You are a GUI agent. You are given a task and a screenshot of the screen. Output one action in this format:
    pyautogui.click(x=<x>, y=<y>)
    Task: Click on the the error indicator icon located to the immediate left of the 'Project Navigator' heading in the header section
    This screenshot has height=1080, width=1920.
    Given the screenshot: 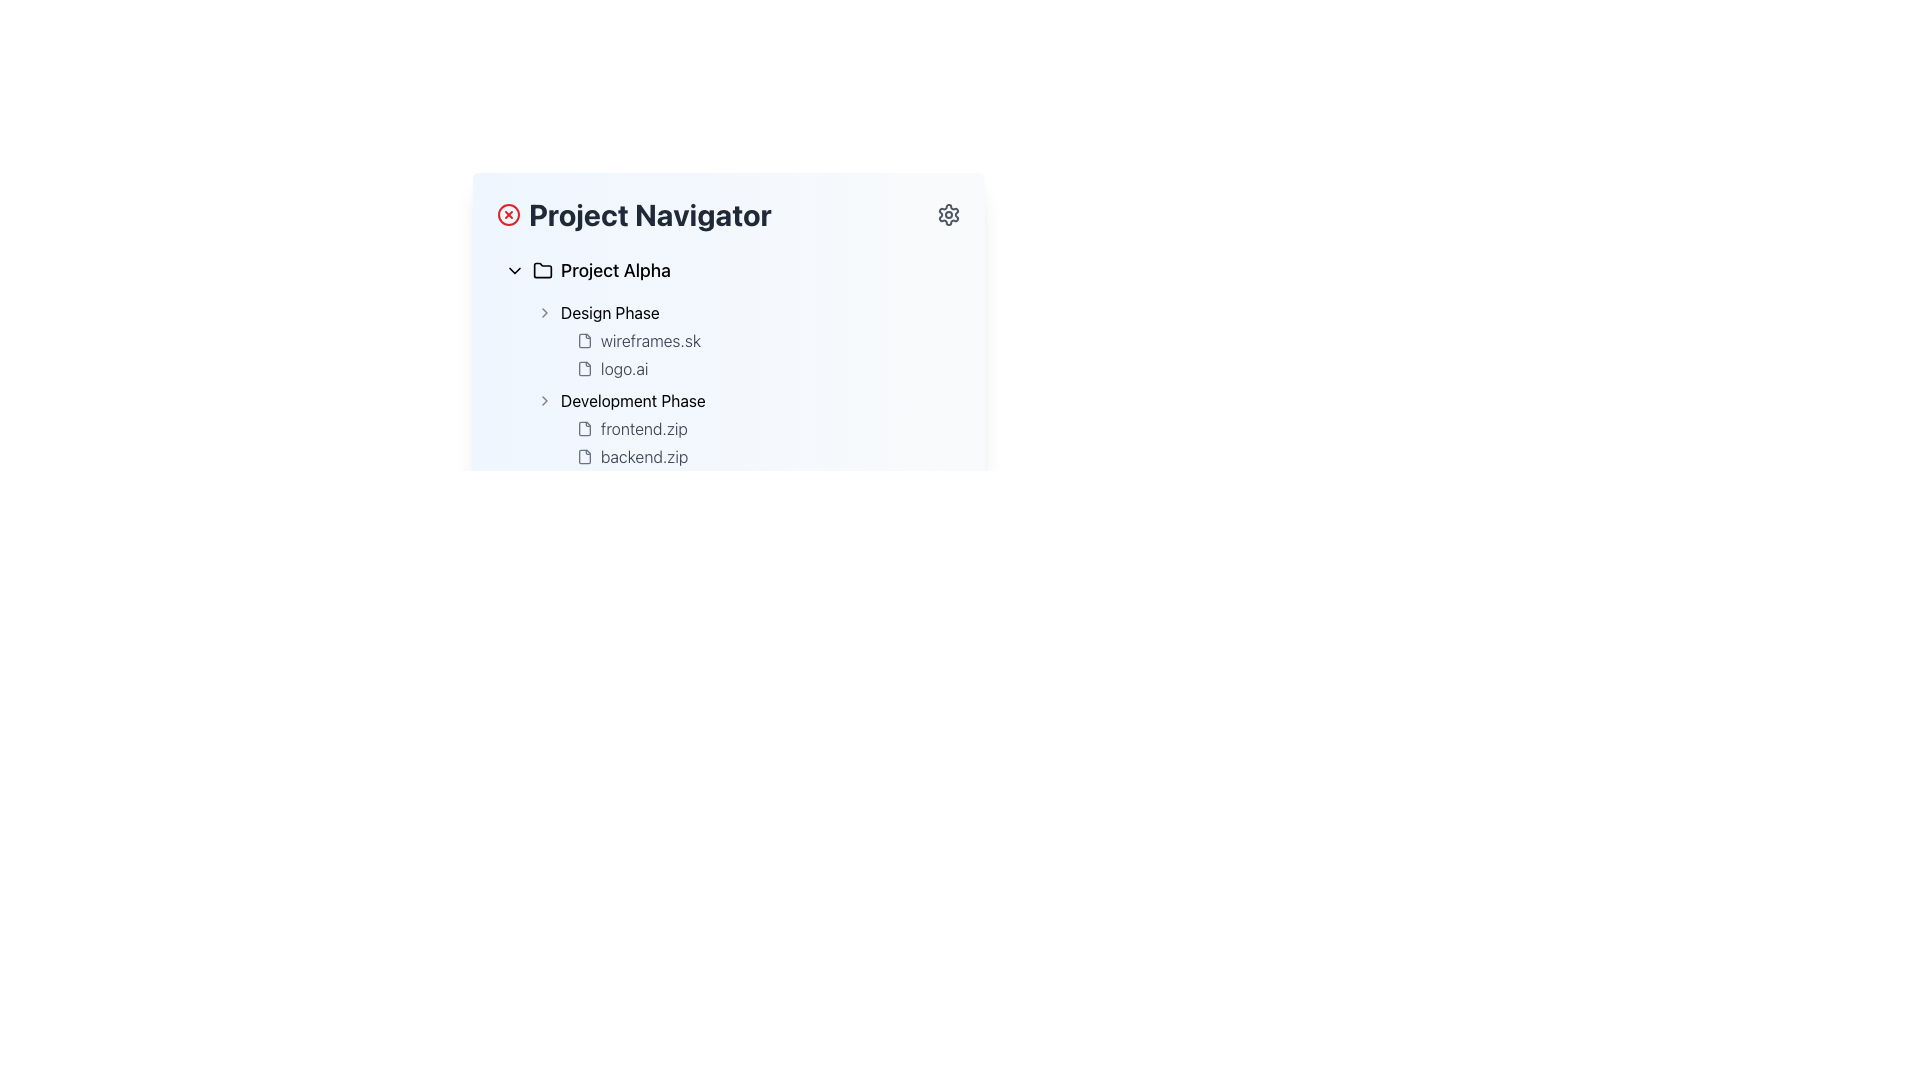 What is the action you would take?
    pyautogui.click(x=508, y=215)
    